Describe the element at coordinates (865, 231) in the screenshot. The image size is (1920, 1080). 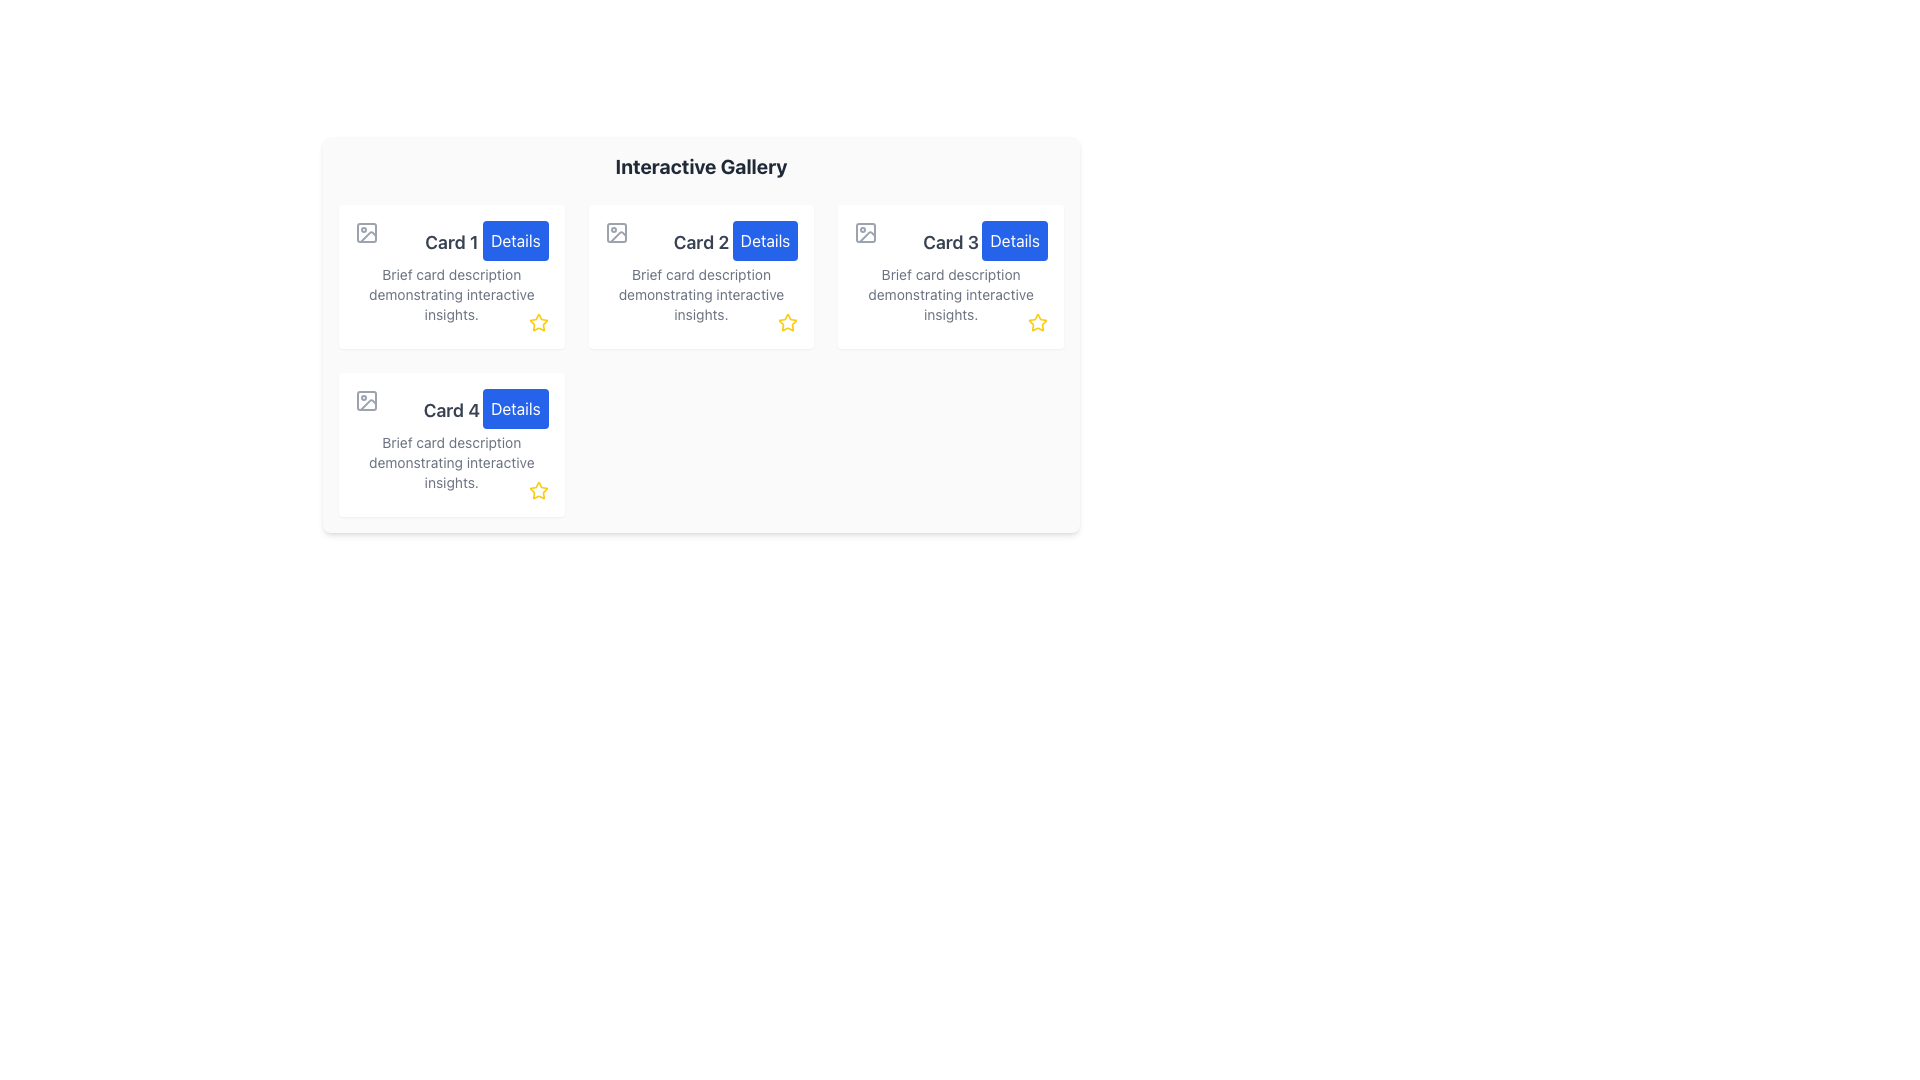
I see `the small rectangular icon with rounded corners located in the top-left corner of 'Card 3' in the gallery layout` at that location.